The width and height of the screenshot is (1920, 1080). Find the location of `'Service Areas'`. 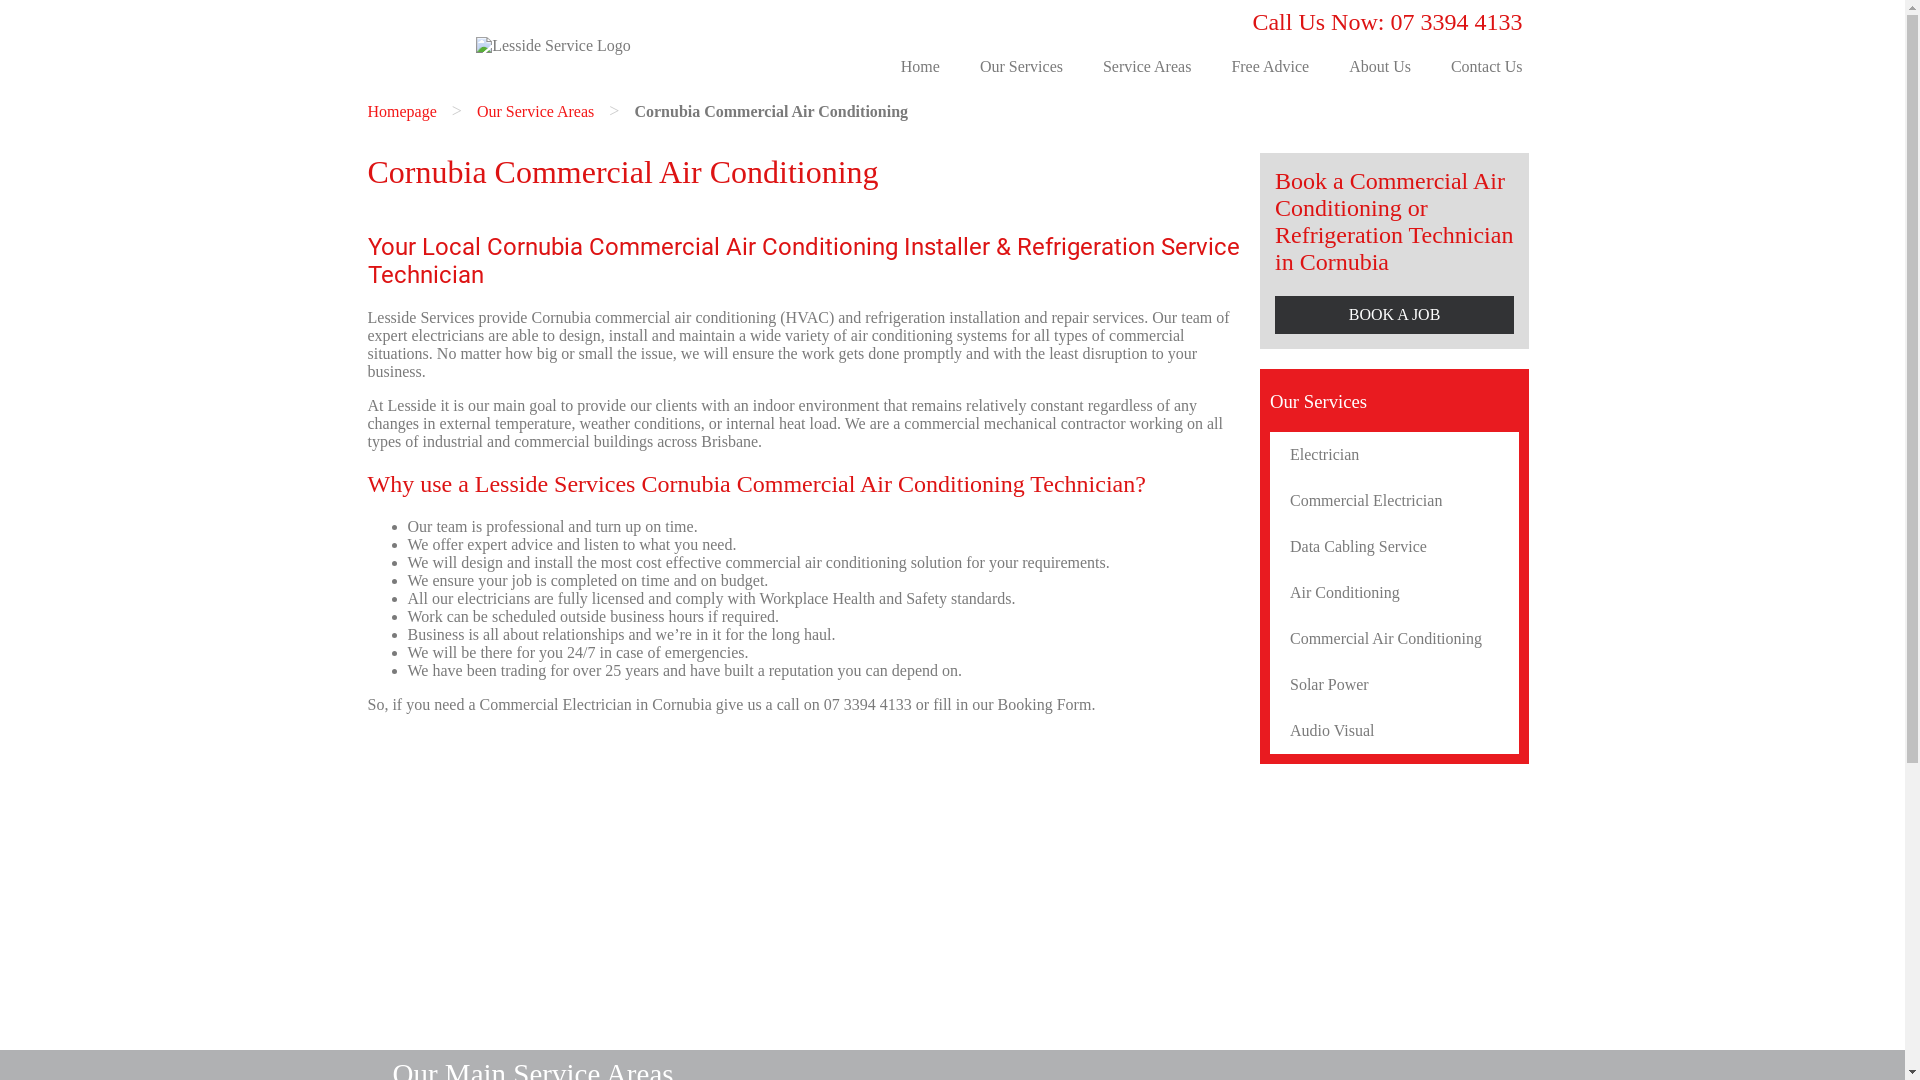

'Service Areas' is located at coordinates (1082, 65).